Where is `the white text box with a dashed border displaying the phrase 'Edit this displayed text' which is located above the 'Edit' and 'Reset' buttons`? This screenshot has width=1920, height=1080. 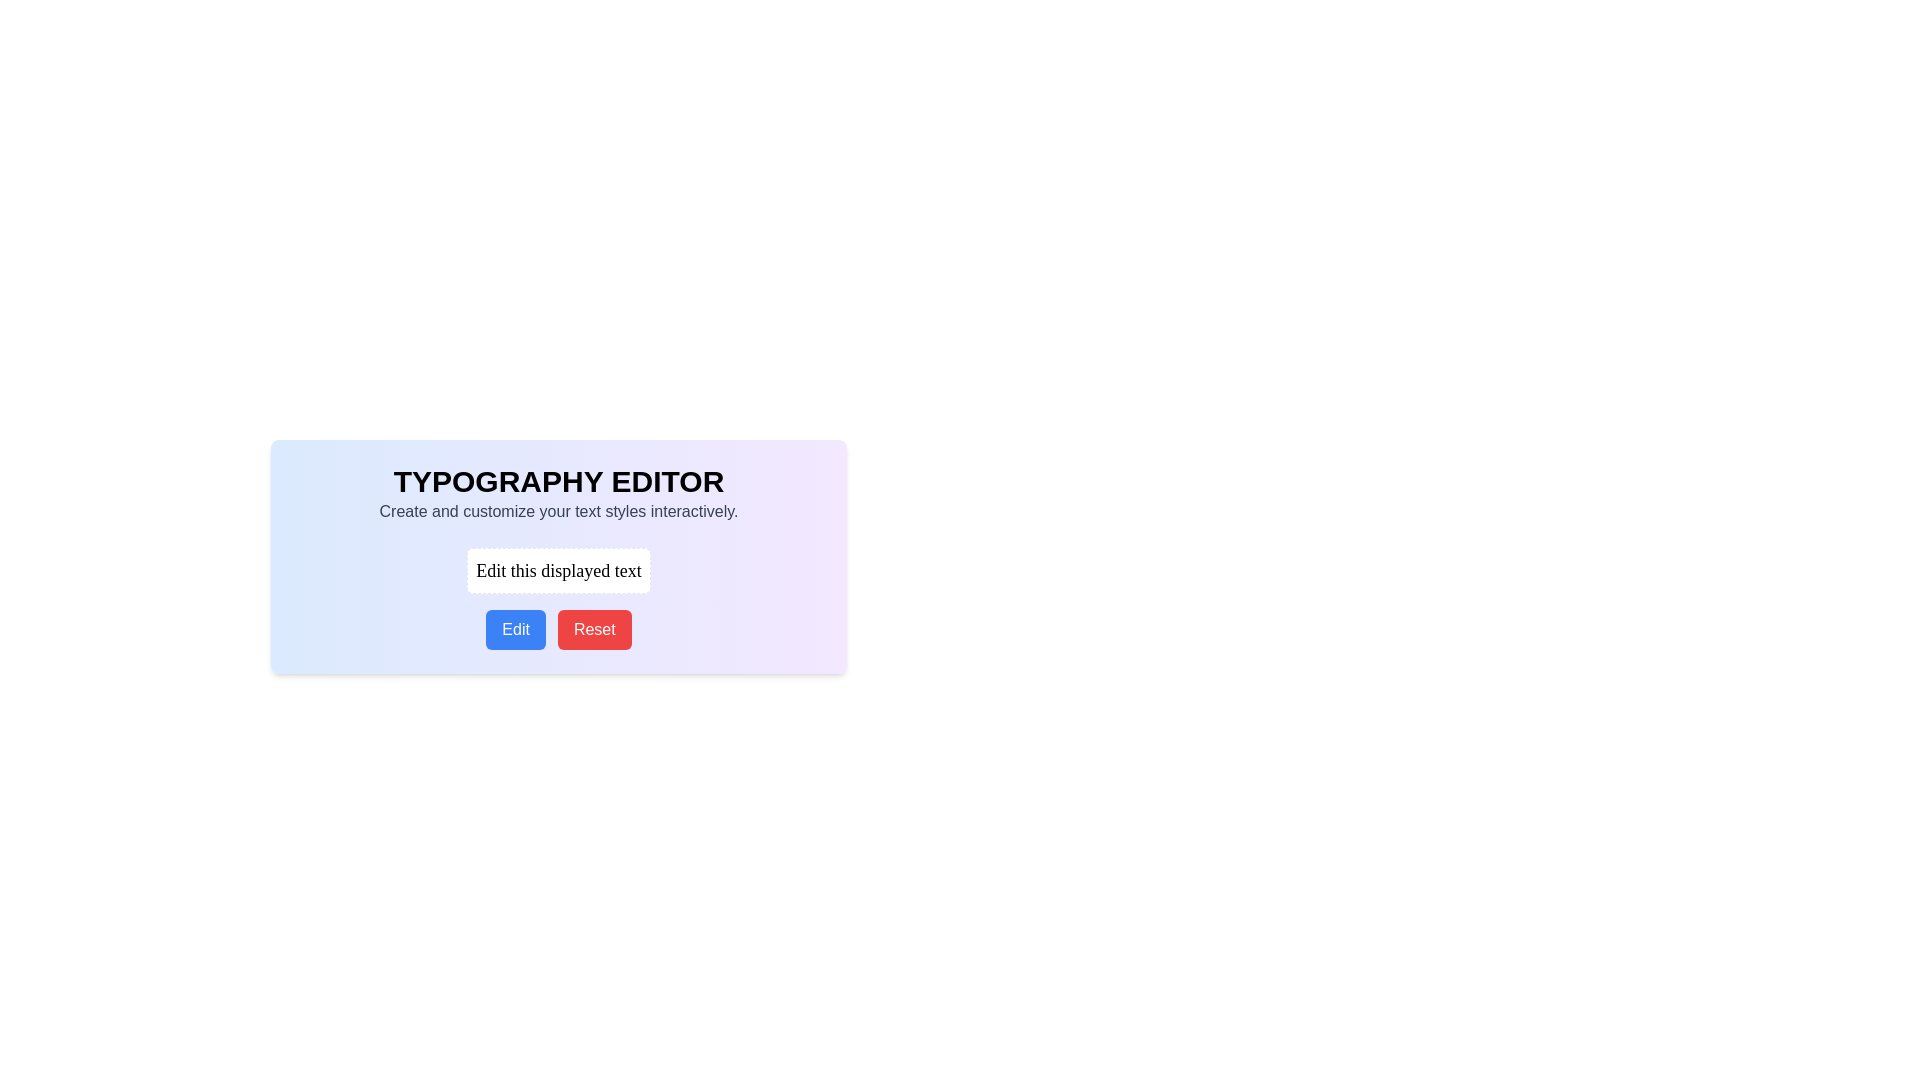
the white text box with a dashed border displaying the phrase 'Edit this displayed text' which is located above the 'Edit' and 'Reset' buttons is located at coordinates (558, 570).